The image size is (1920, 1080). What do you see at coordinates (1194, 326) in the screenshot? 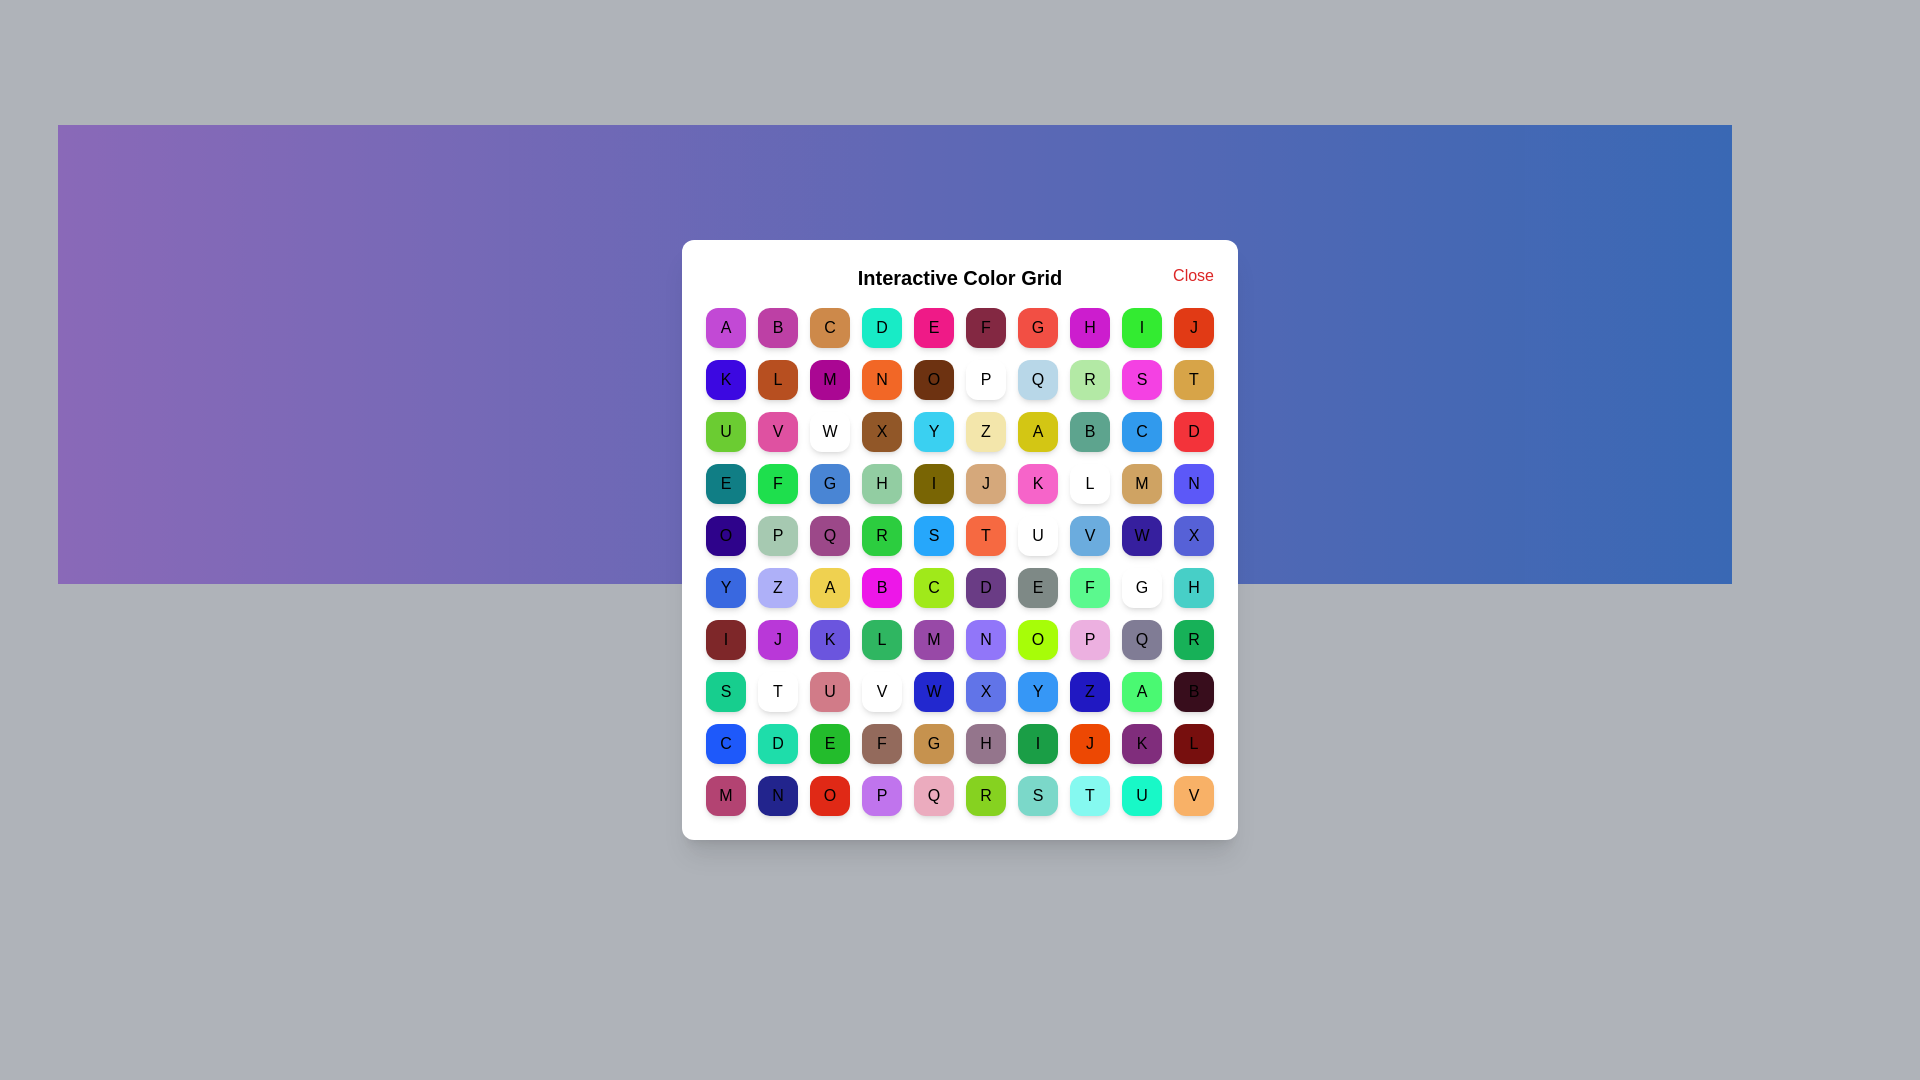
I see `the grid cell labeled J to view its color message` at bounding box center [1194, 326].